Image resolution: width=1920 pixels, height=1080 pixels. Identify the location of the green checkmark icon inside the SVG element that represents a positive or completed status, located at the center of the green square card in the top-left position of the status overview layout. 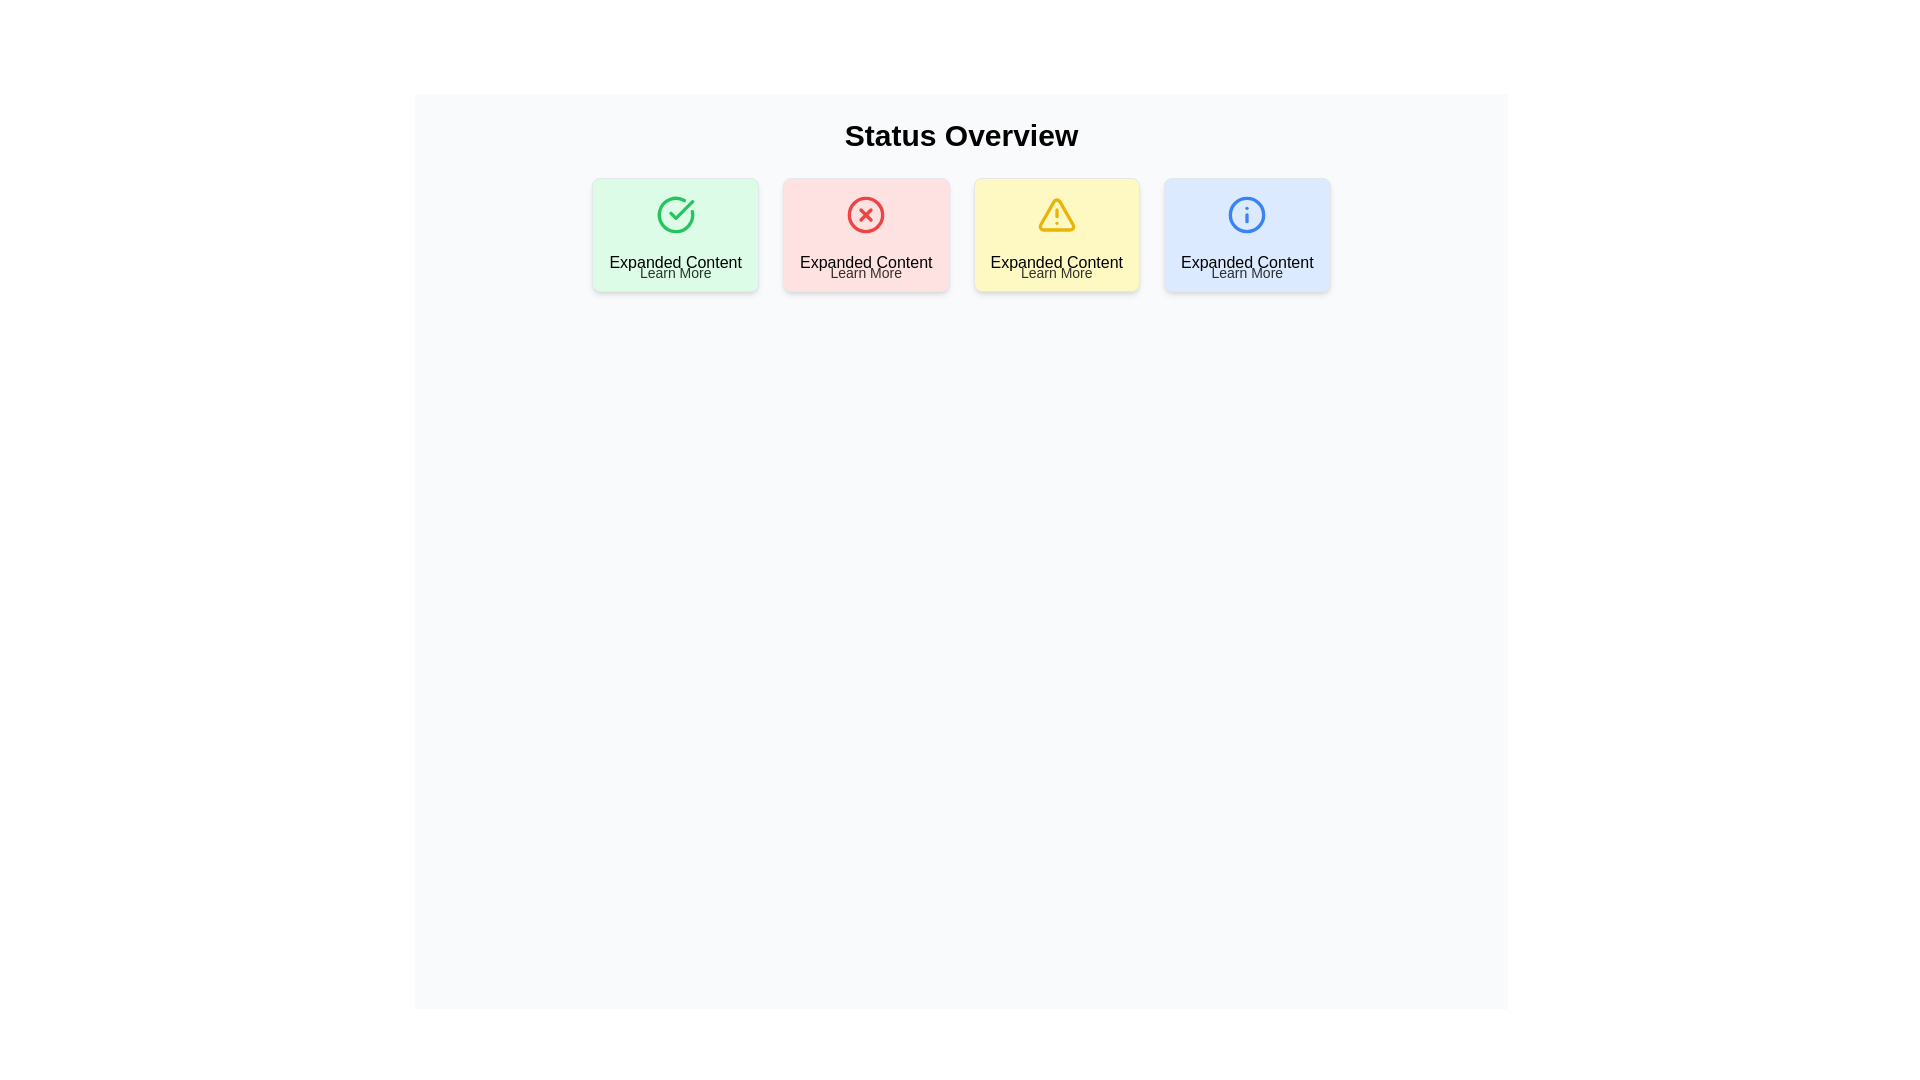
(681, 209).